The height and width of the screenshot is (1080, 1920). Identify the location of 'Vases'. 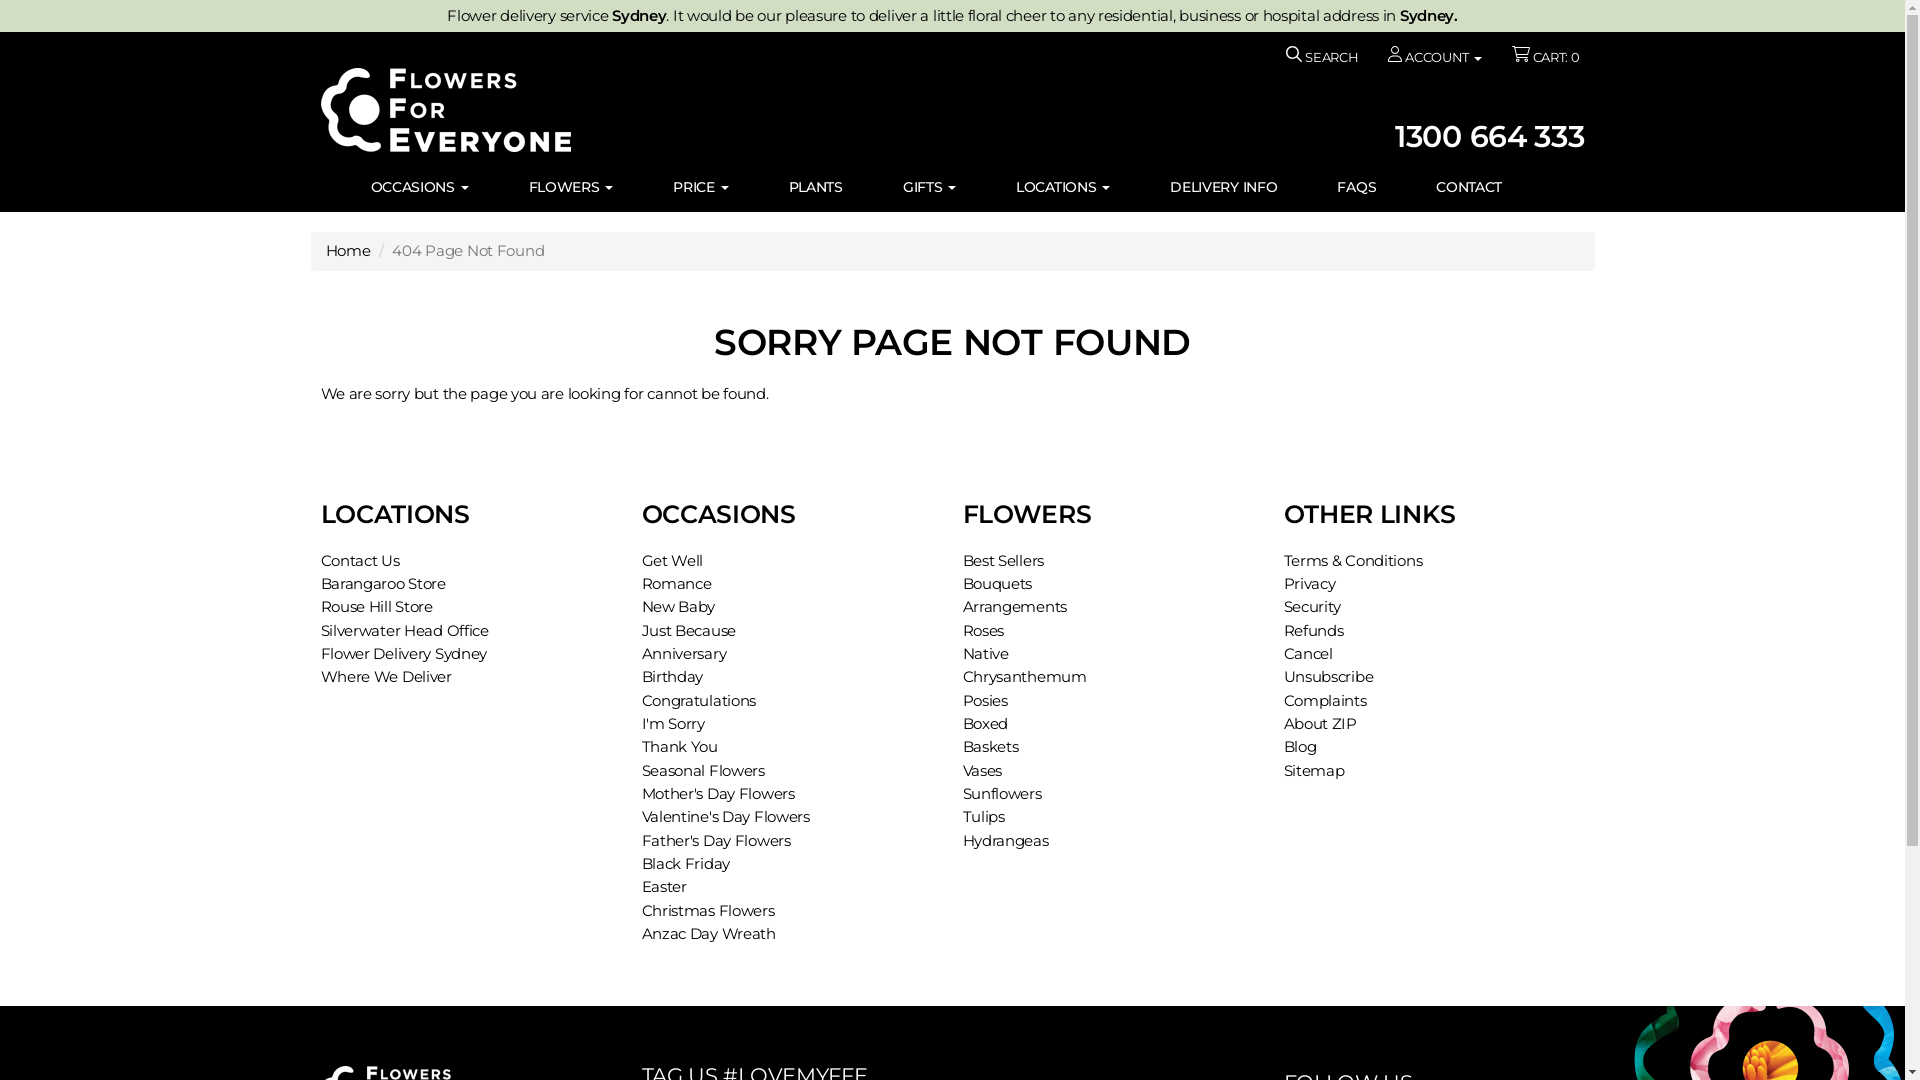
(982, 770).